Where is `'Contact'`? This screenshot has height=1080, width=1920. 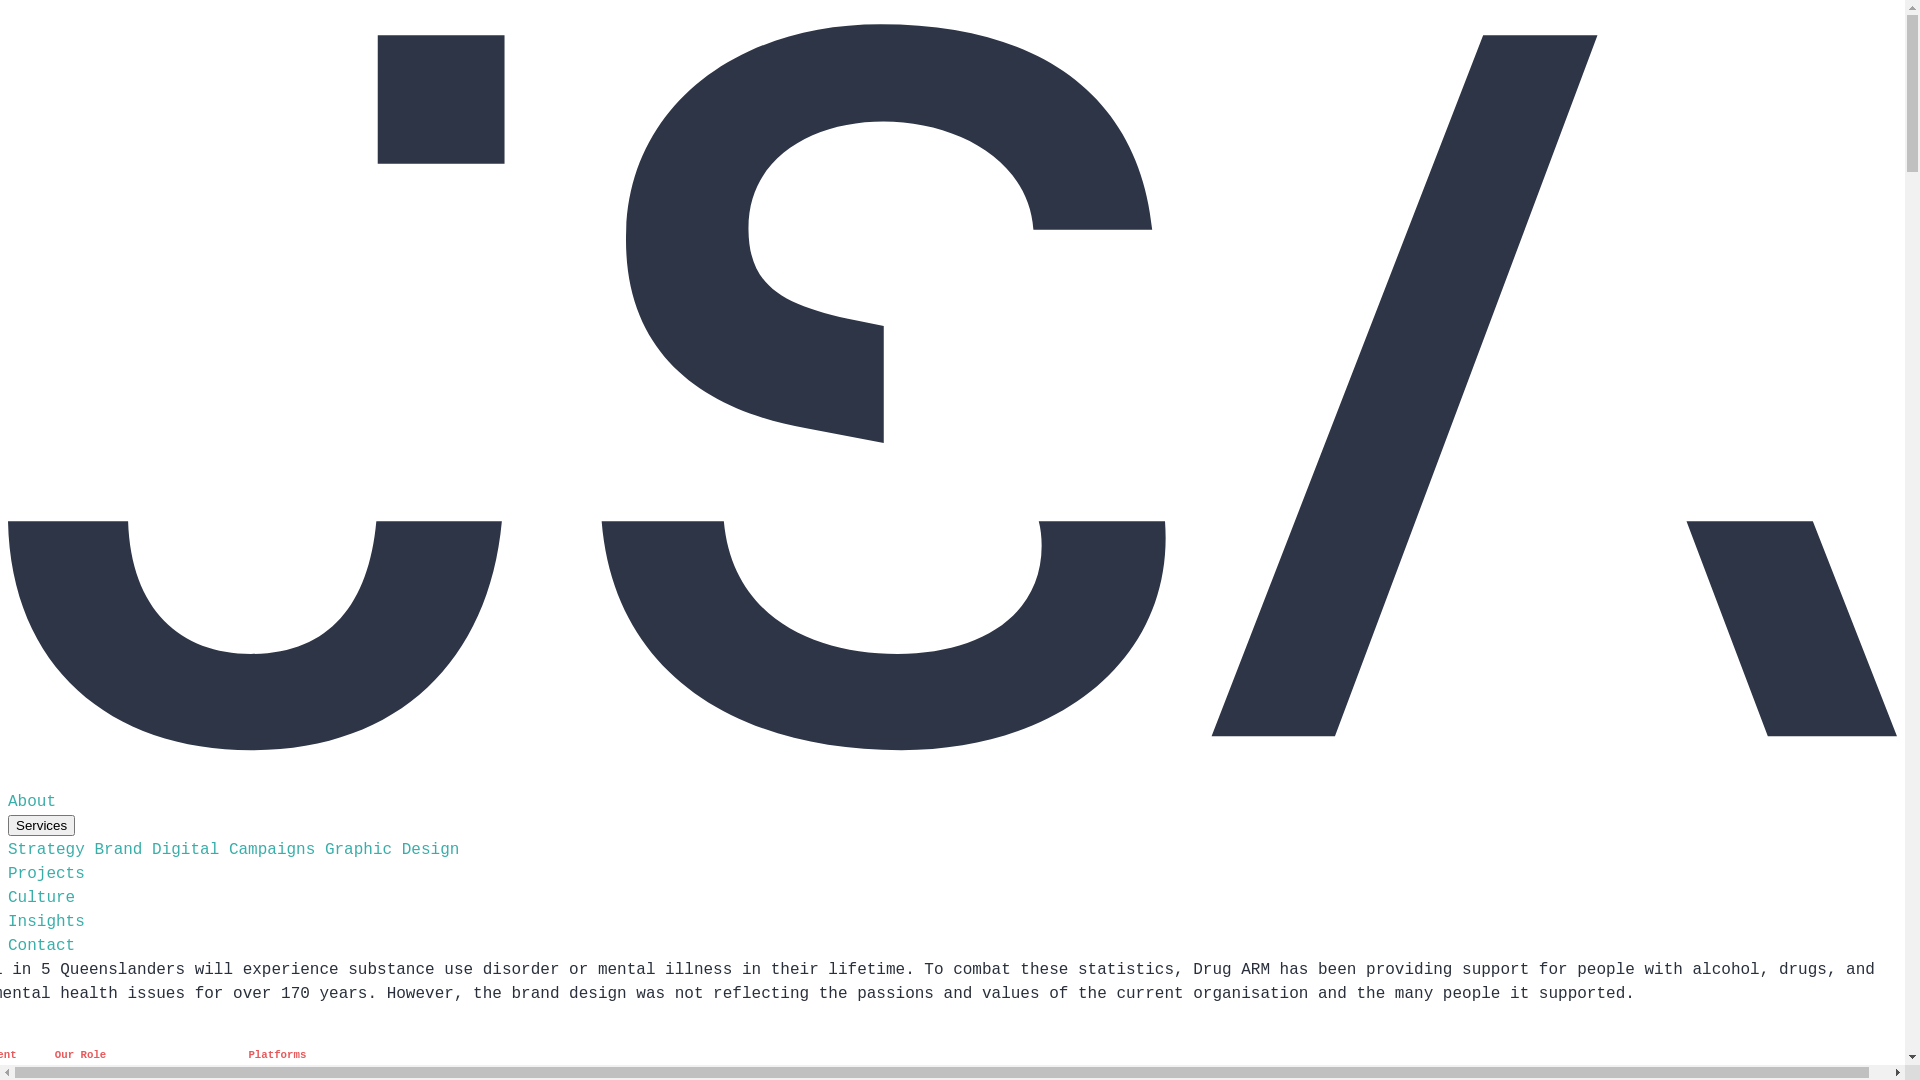
'Contact' is located at coordinates (8, 945).